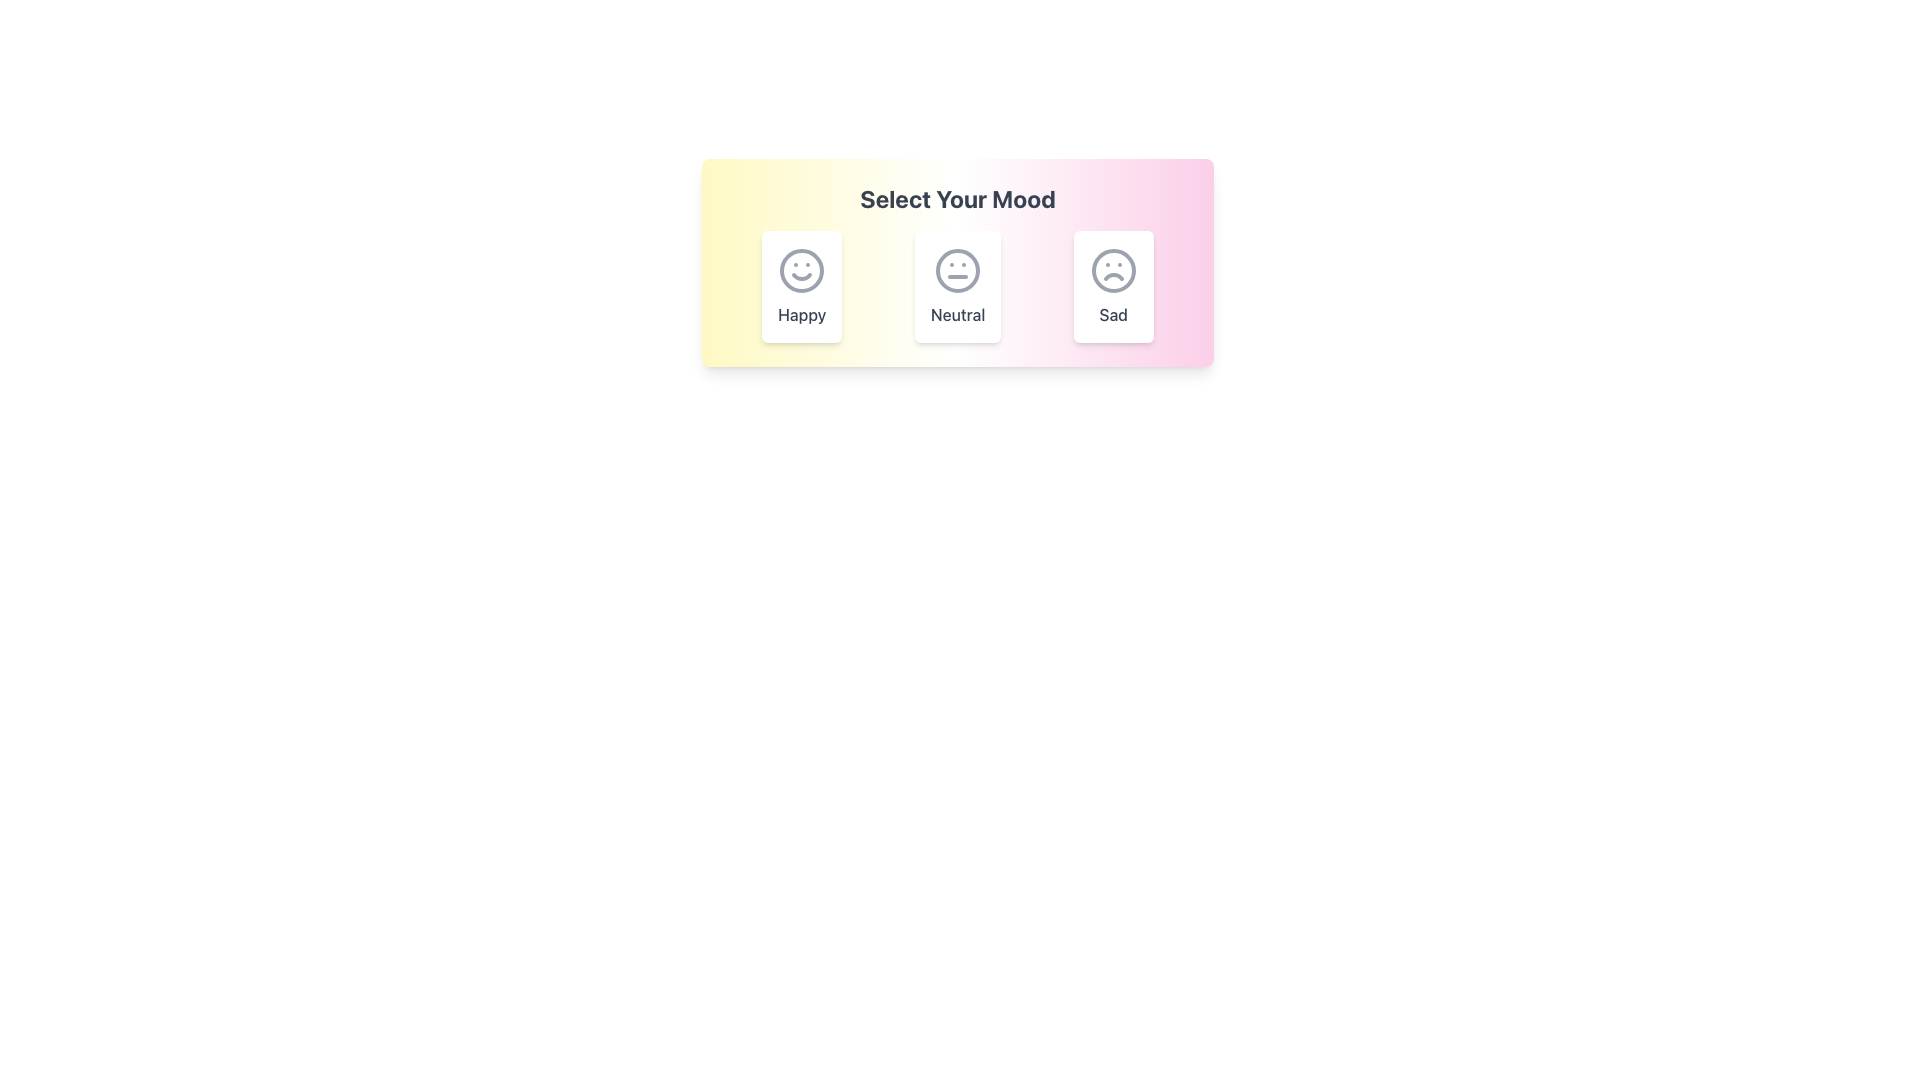  Describe the element at coordinates (802, 277) in the screenshot. I see `the smile curve icon representing happiness, located at the bottom part of the circular face icon` at that location.